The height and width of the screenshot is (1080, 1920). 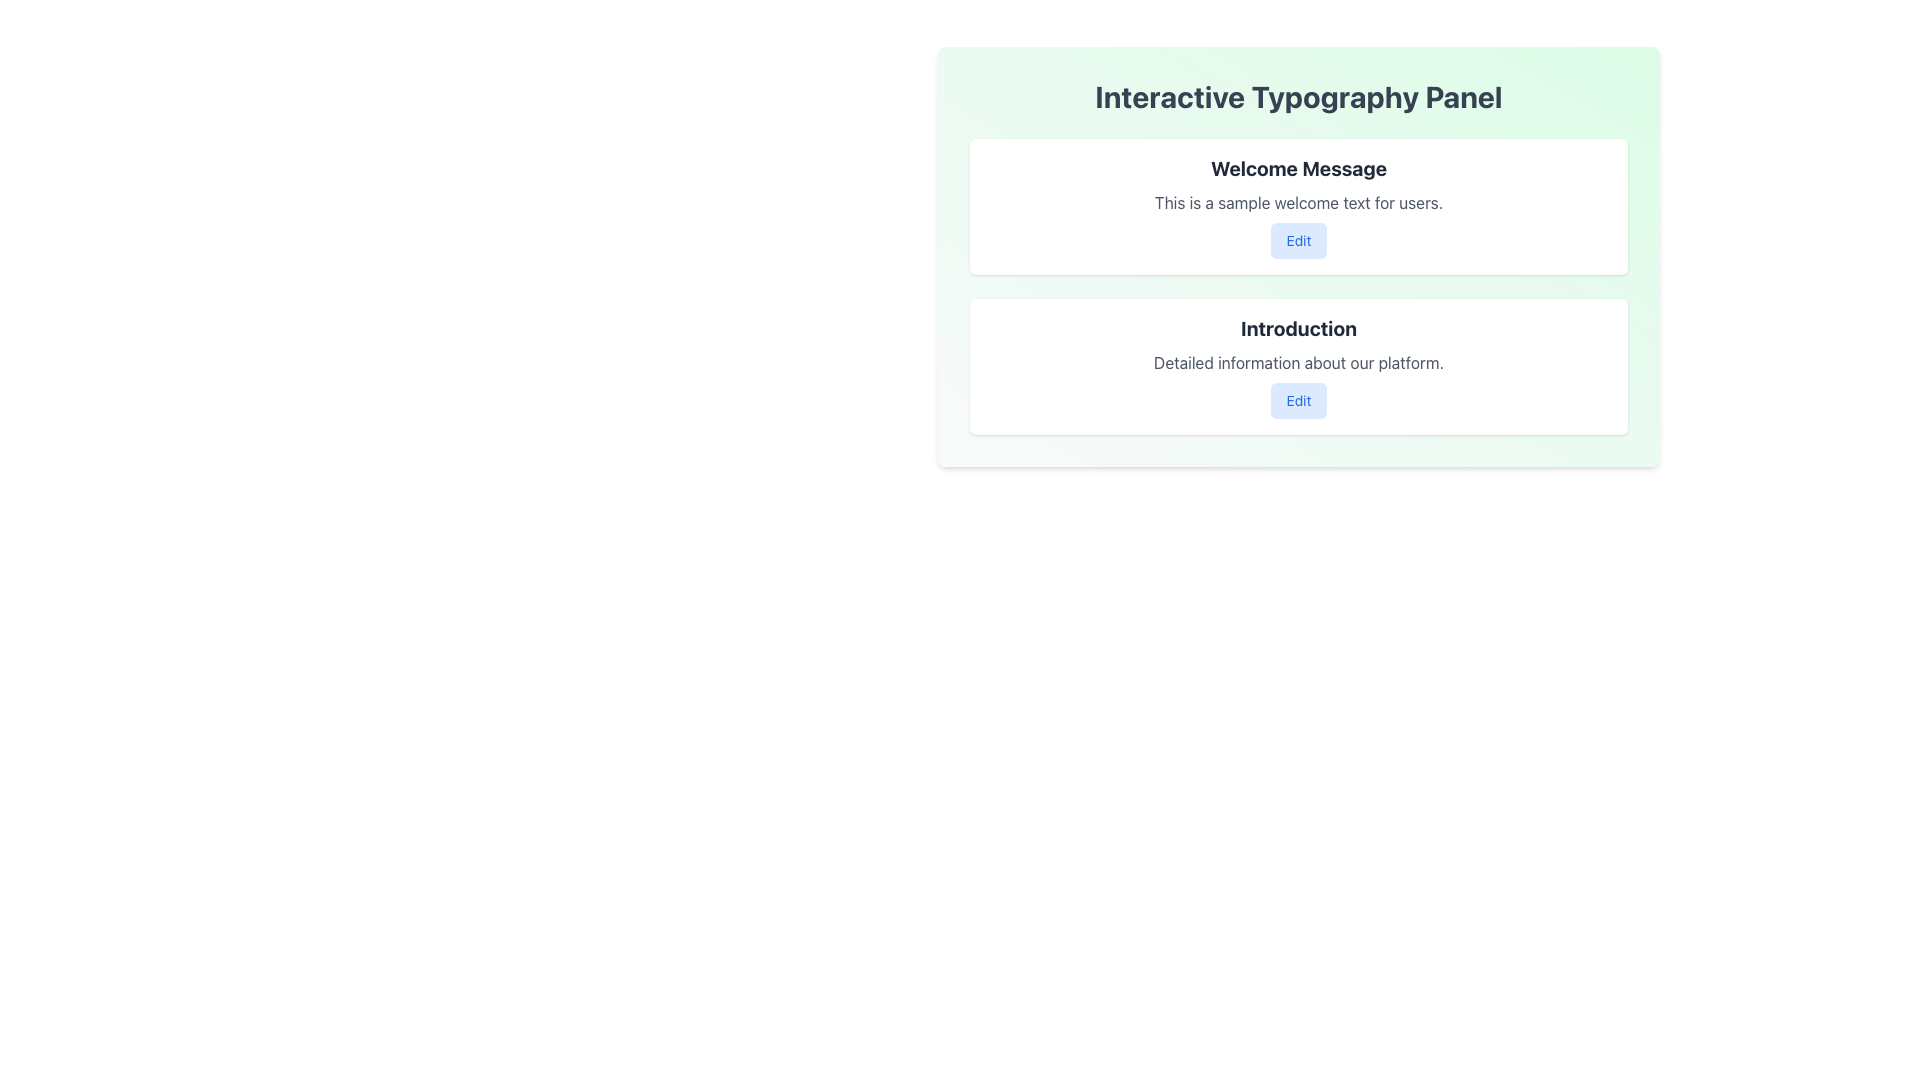 I want to click on the 'Edit' button with a light blue background located under the 'Welcome Message' section, so click(x=1299, y=239).